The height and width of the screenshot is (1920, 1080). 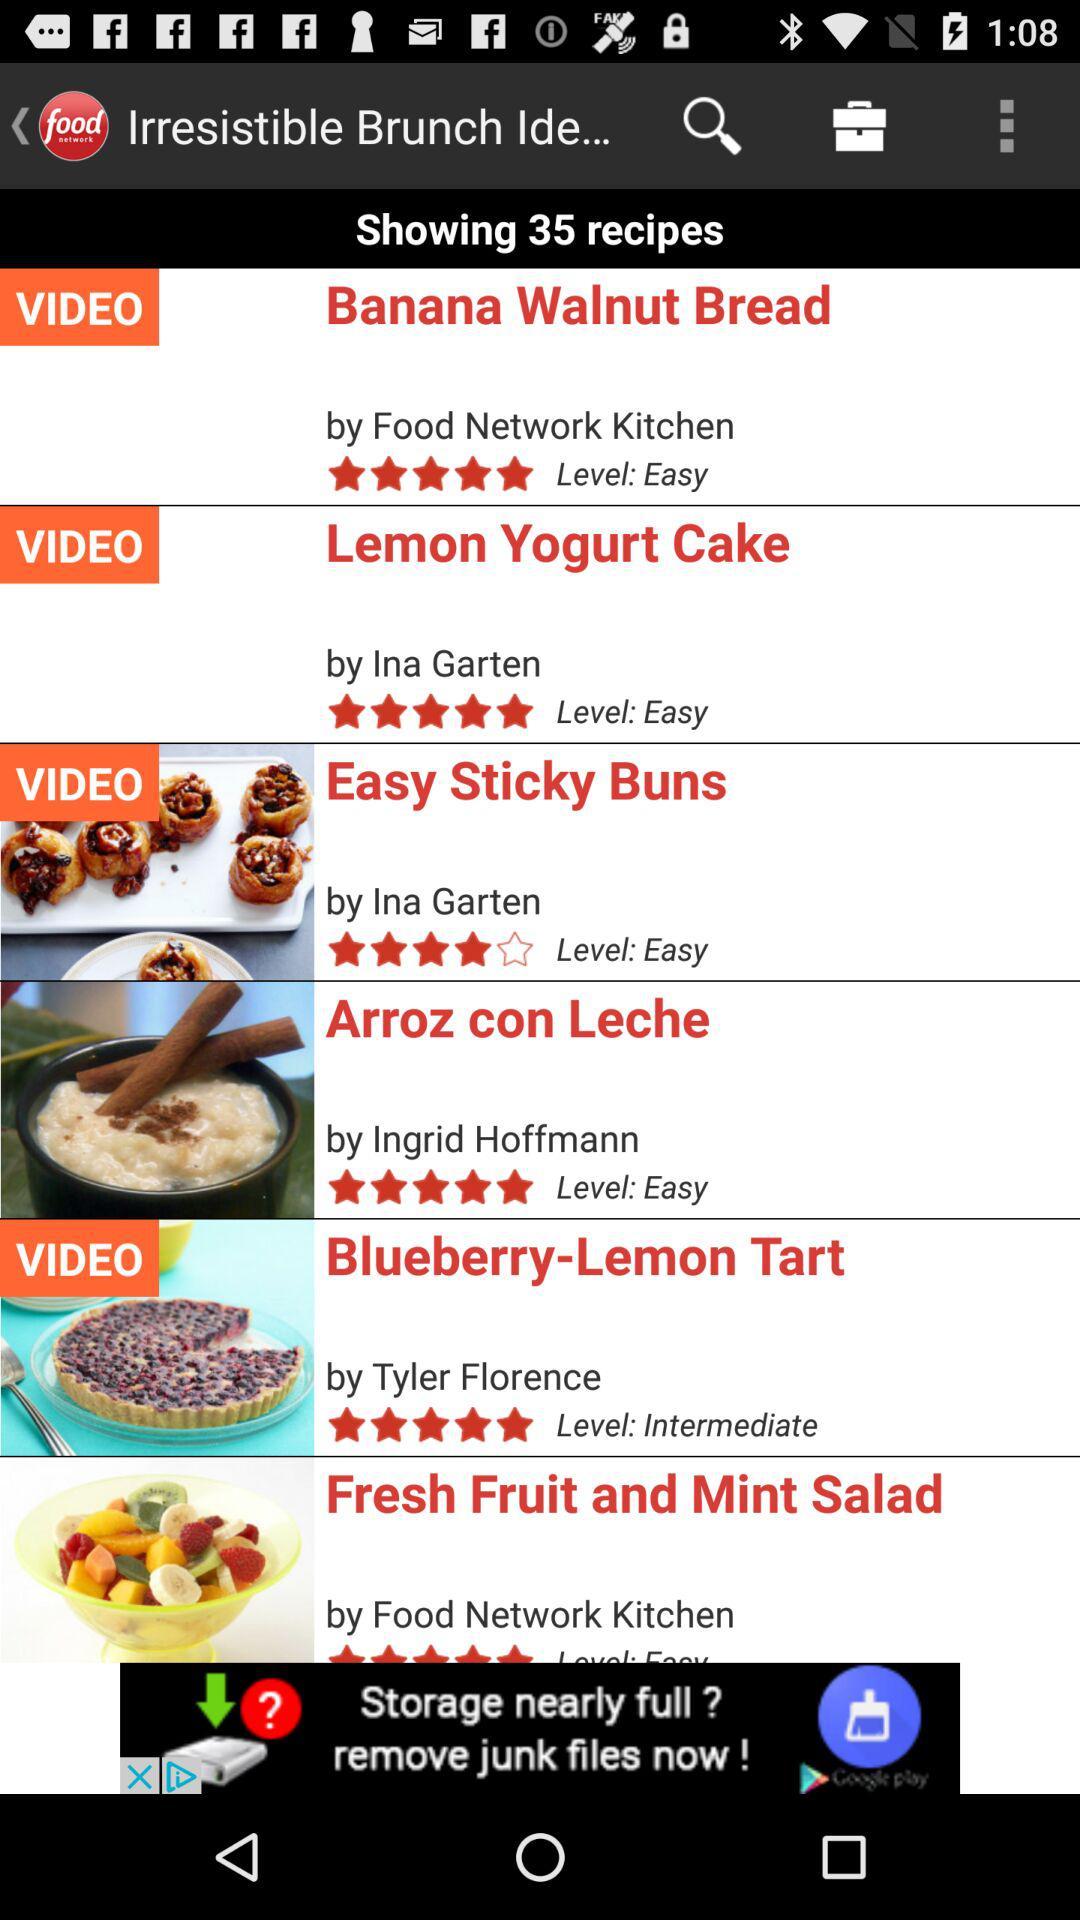 What do you see at coordinates (540, 1727) in the screenshot?
I see `advertisements button` at bounding box center [540, 1727].